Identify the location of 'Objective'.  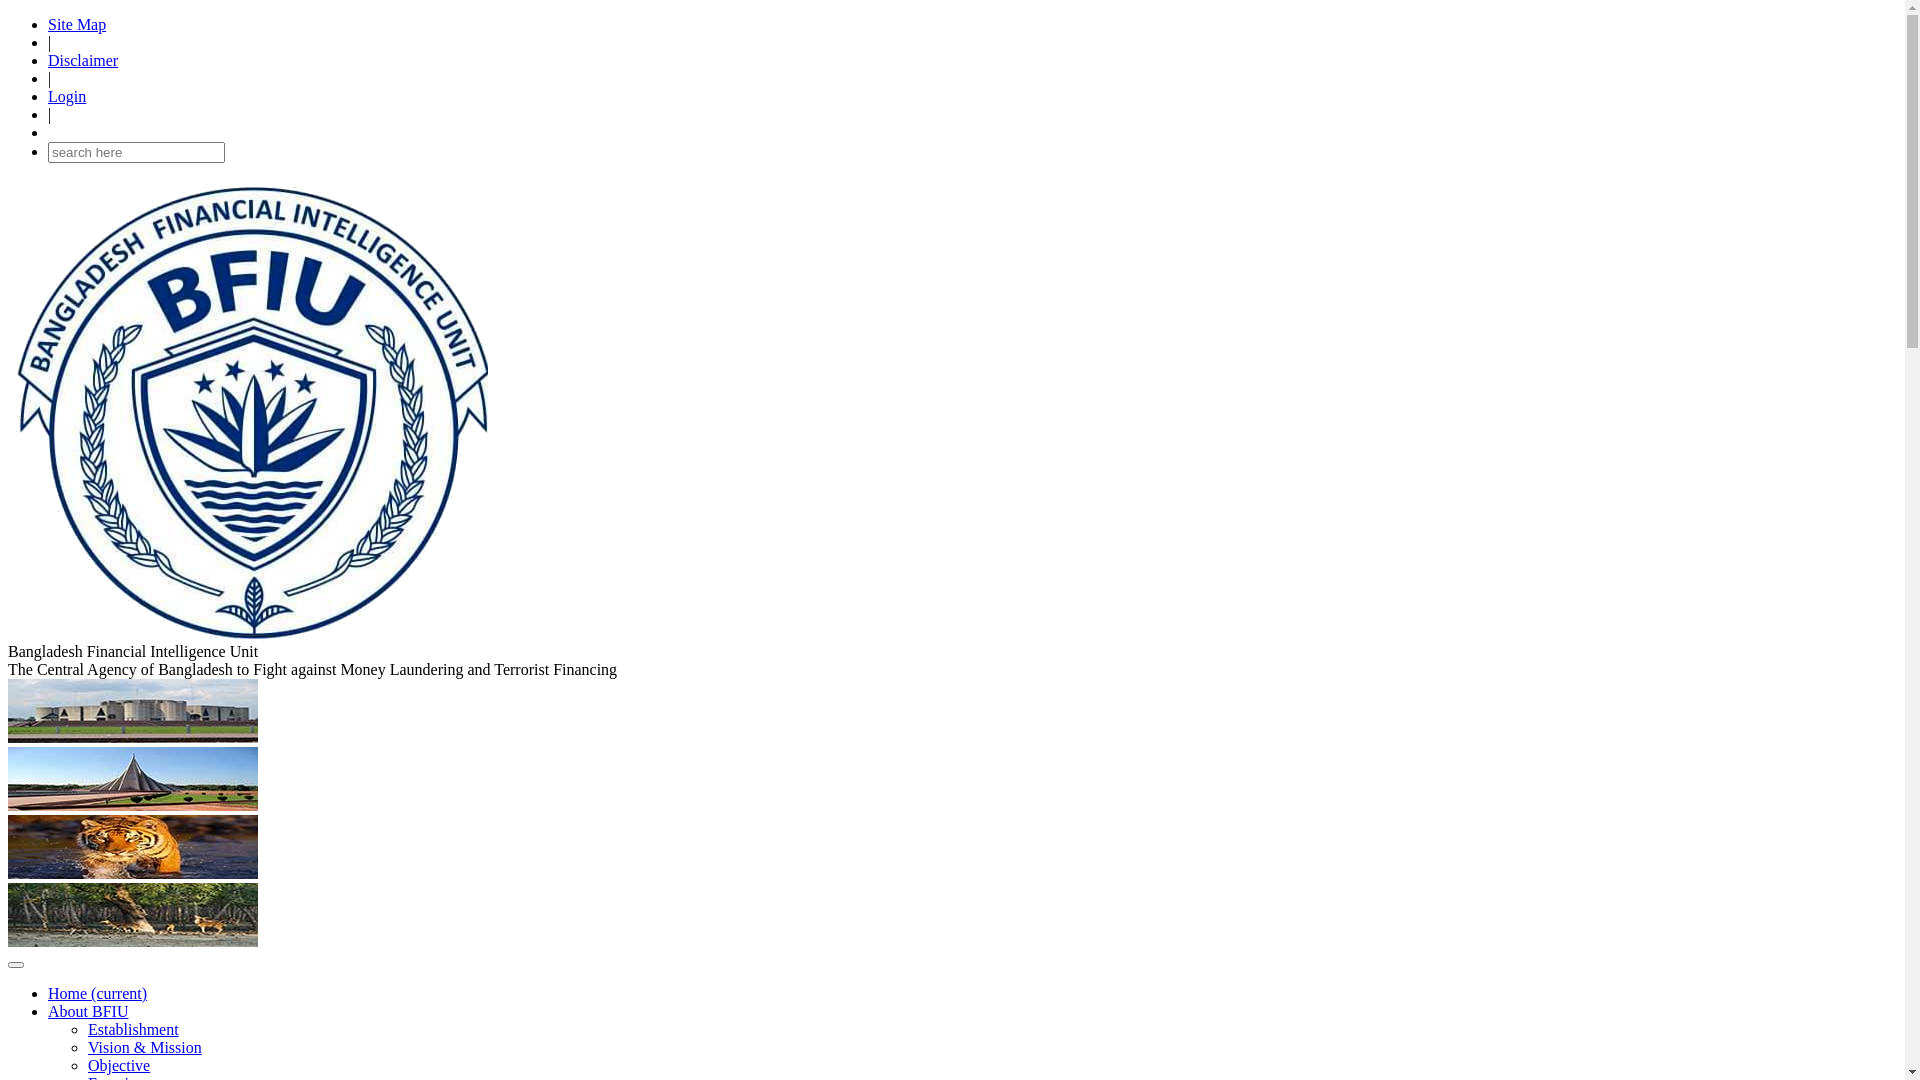
(118, 1064).